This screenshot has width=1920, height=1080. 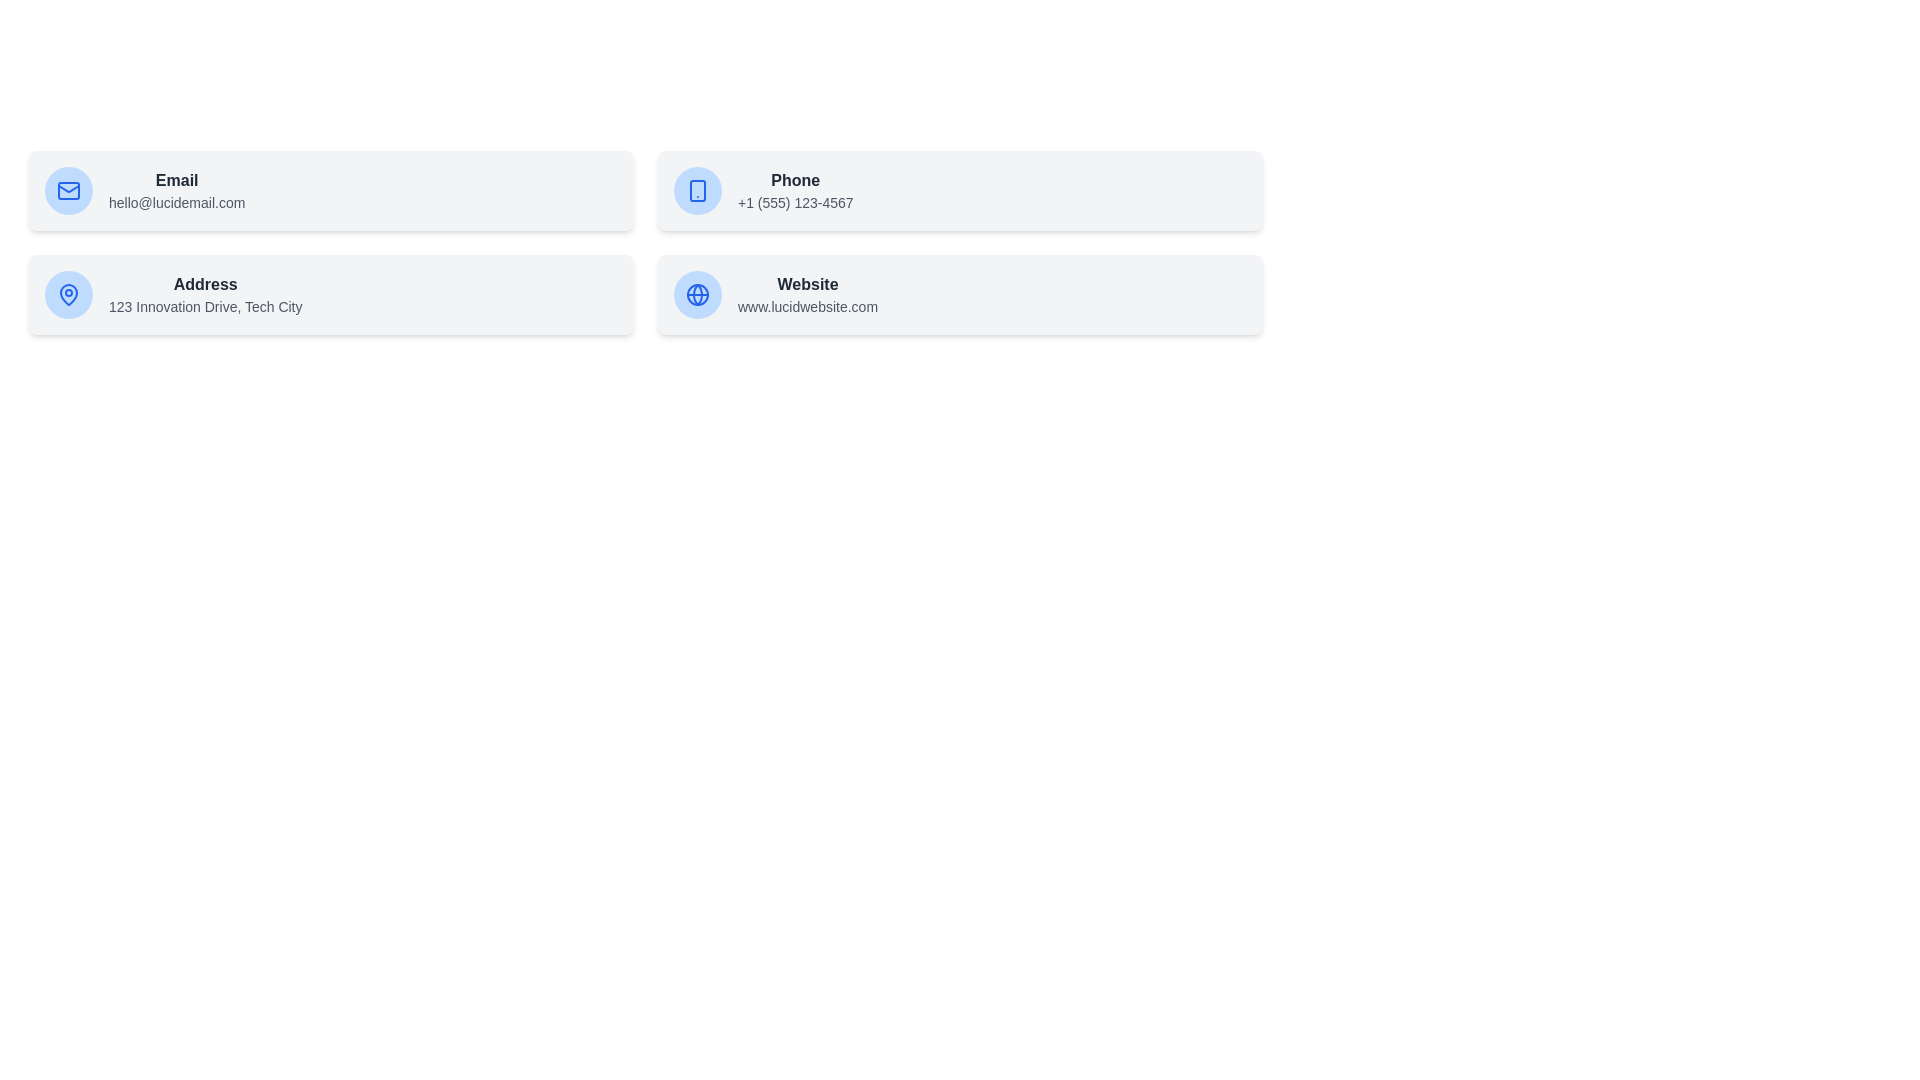 I want to click on the location of the blue pin icon, which is positioned to the left of the 'Address' section text, so click(x=68, y=293).